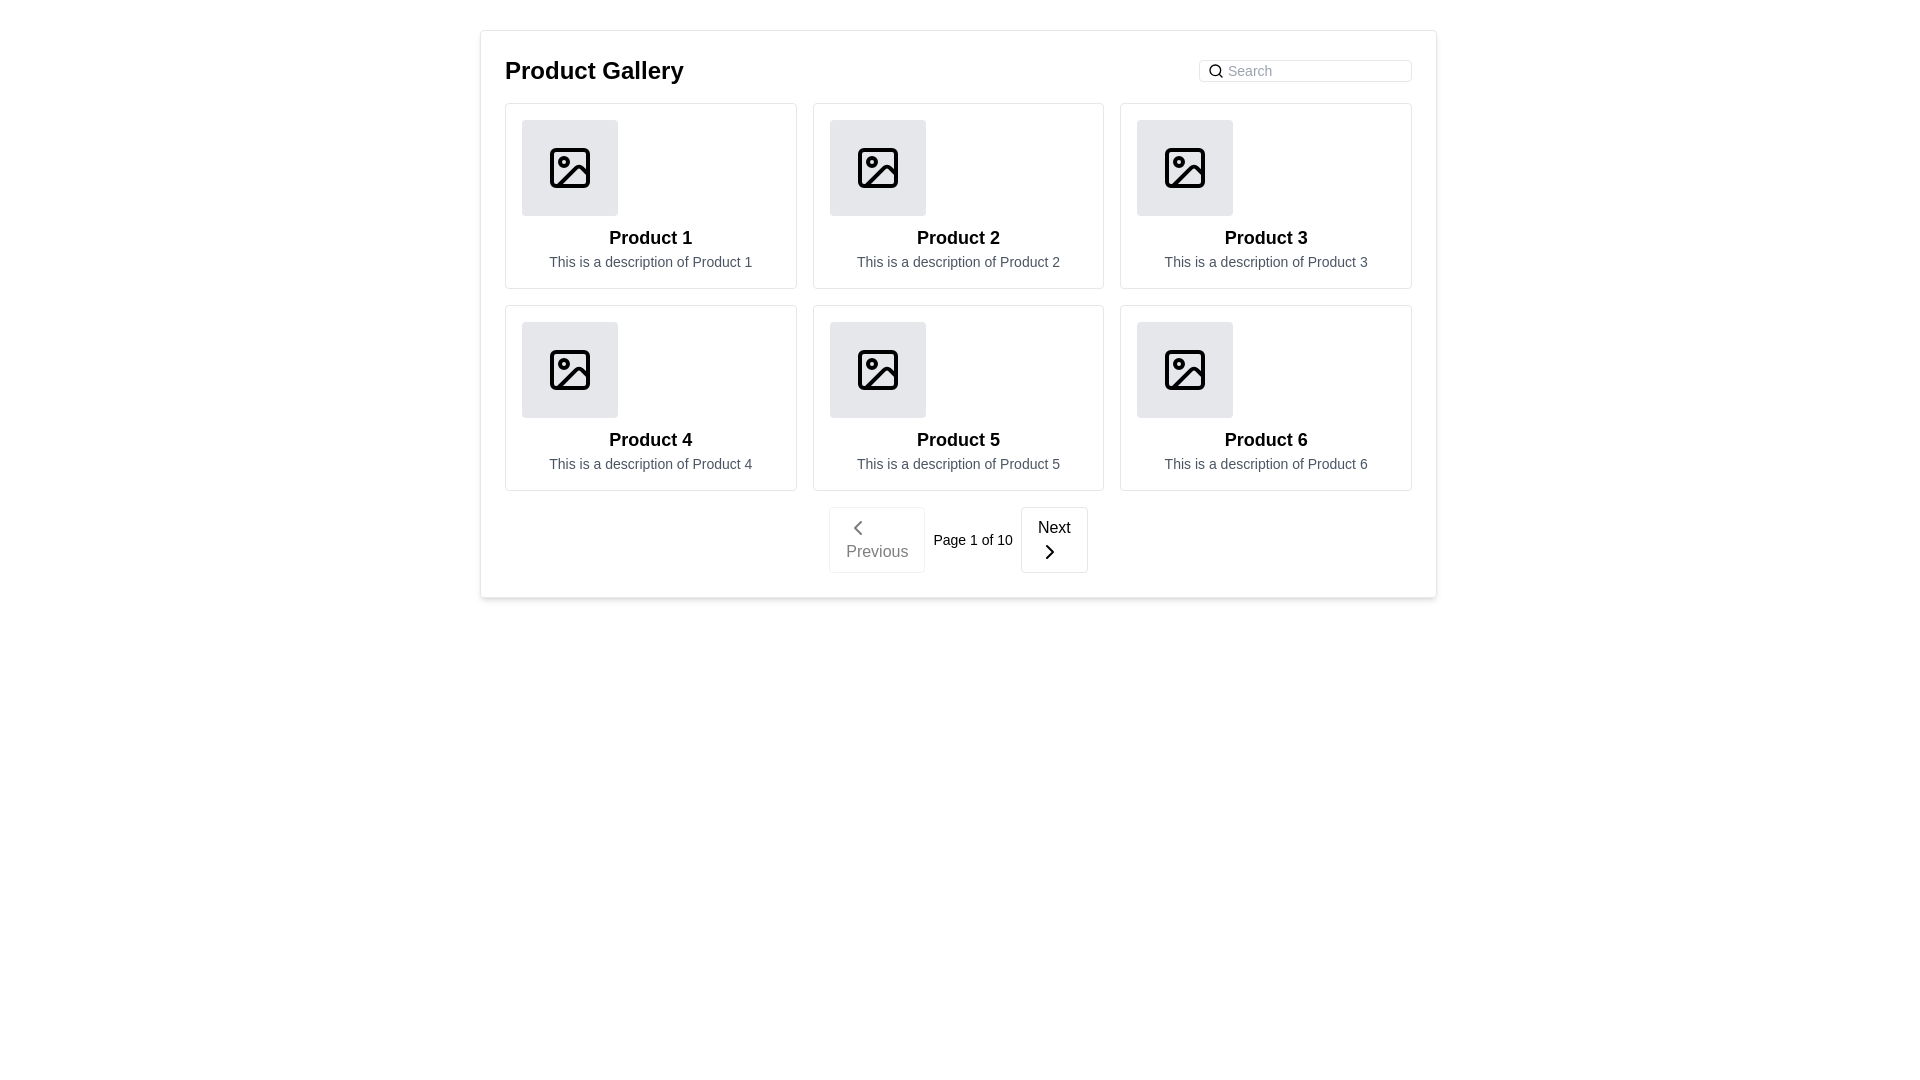 The width and height of the screenshot is (1920, 1080). Describe the element at coordinates (569, 167) in the screenshot. I see `the icon representing 'Product 1' in the top-left corner of the product gallery` at that location.